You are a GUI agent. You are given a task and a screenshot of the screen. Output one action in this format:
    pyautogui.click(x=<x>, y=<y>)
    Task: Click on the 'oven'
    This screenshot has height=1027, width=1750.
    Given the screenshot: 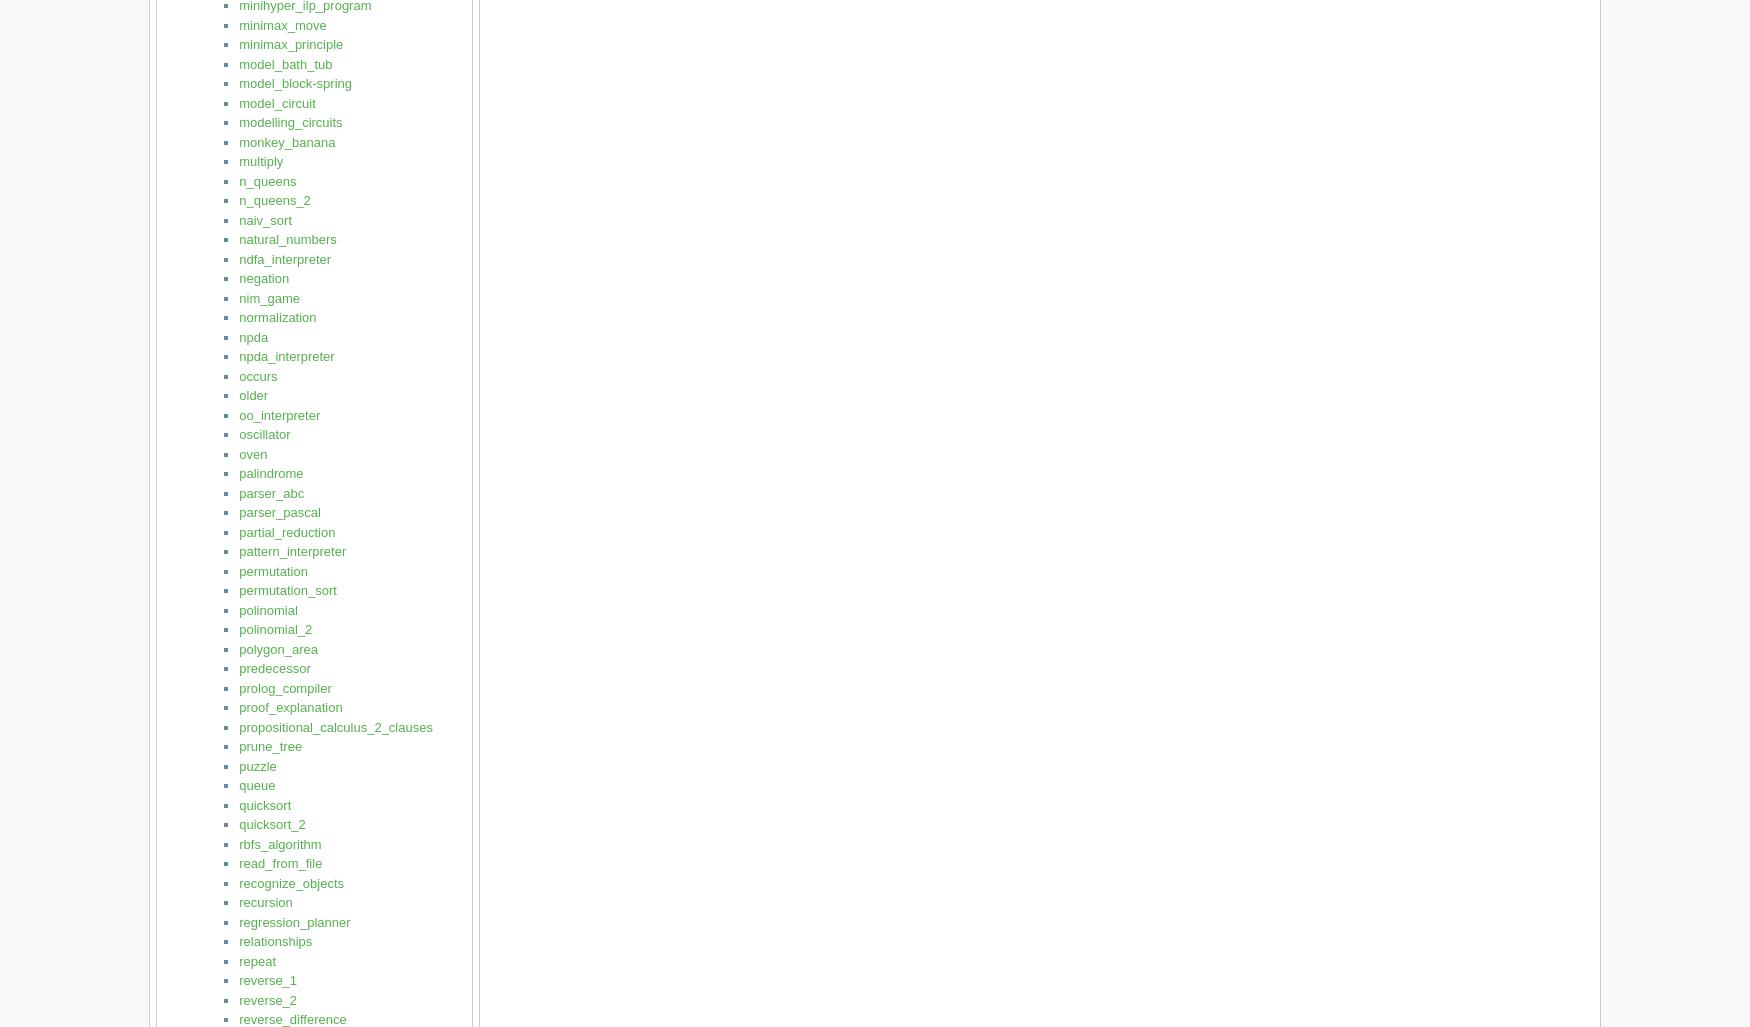 What is the action you would take?
    pyautogui.click(x=252, y=452)
    